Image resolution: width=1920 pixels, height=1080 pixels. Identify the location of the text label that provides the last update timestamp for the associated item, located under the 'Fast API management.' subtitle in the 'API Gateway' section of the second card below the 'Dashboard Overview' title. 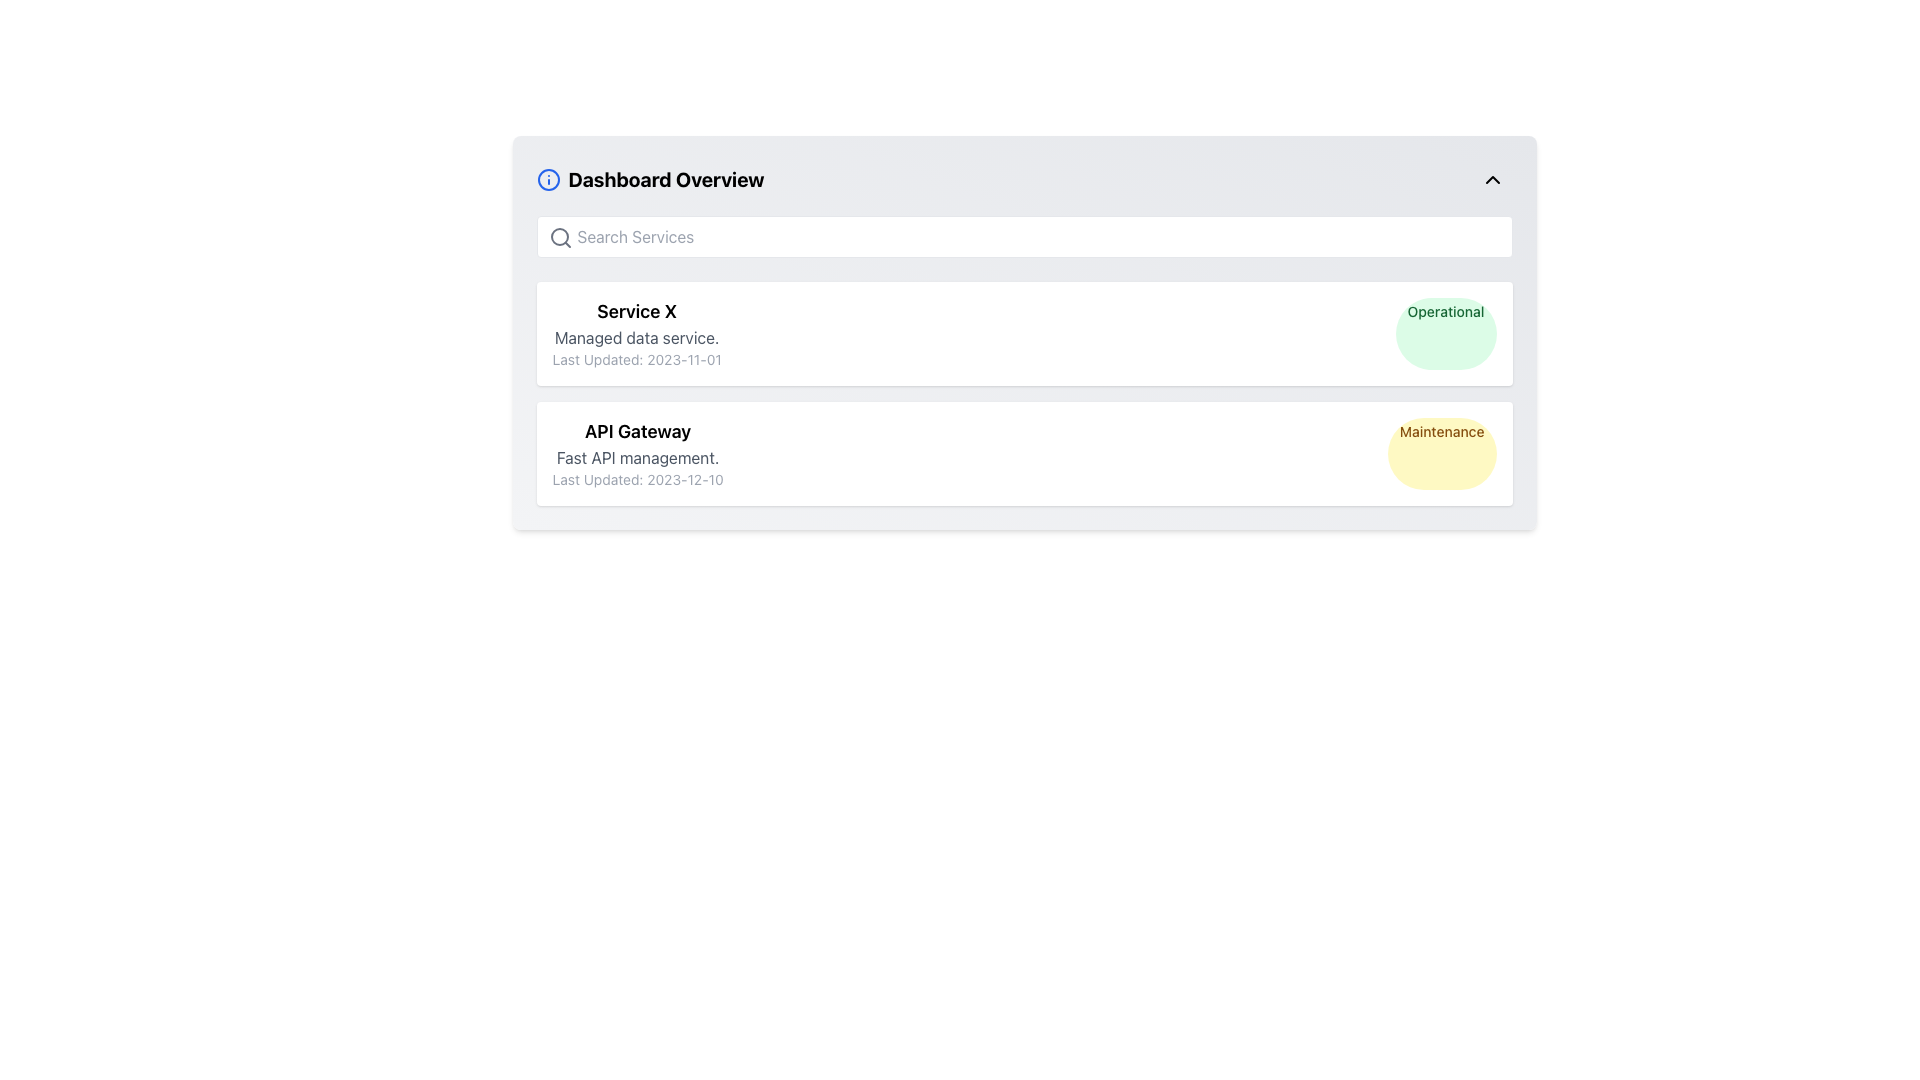
(637, 479).